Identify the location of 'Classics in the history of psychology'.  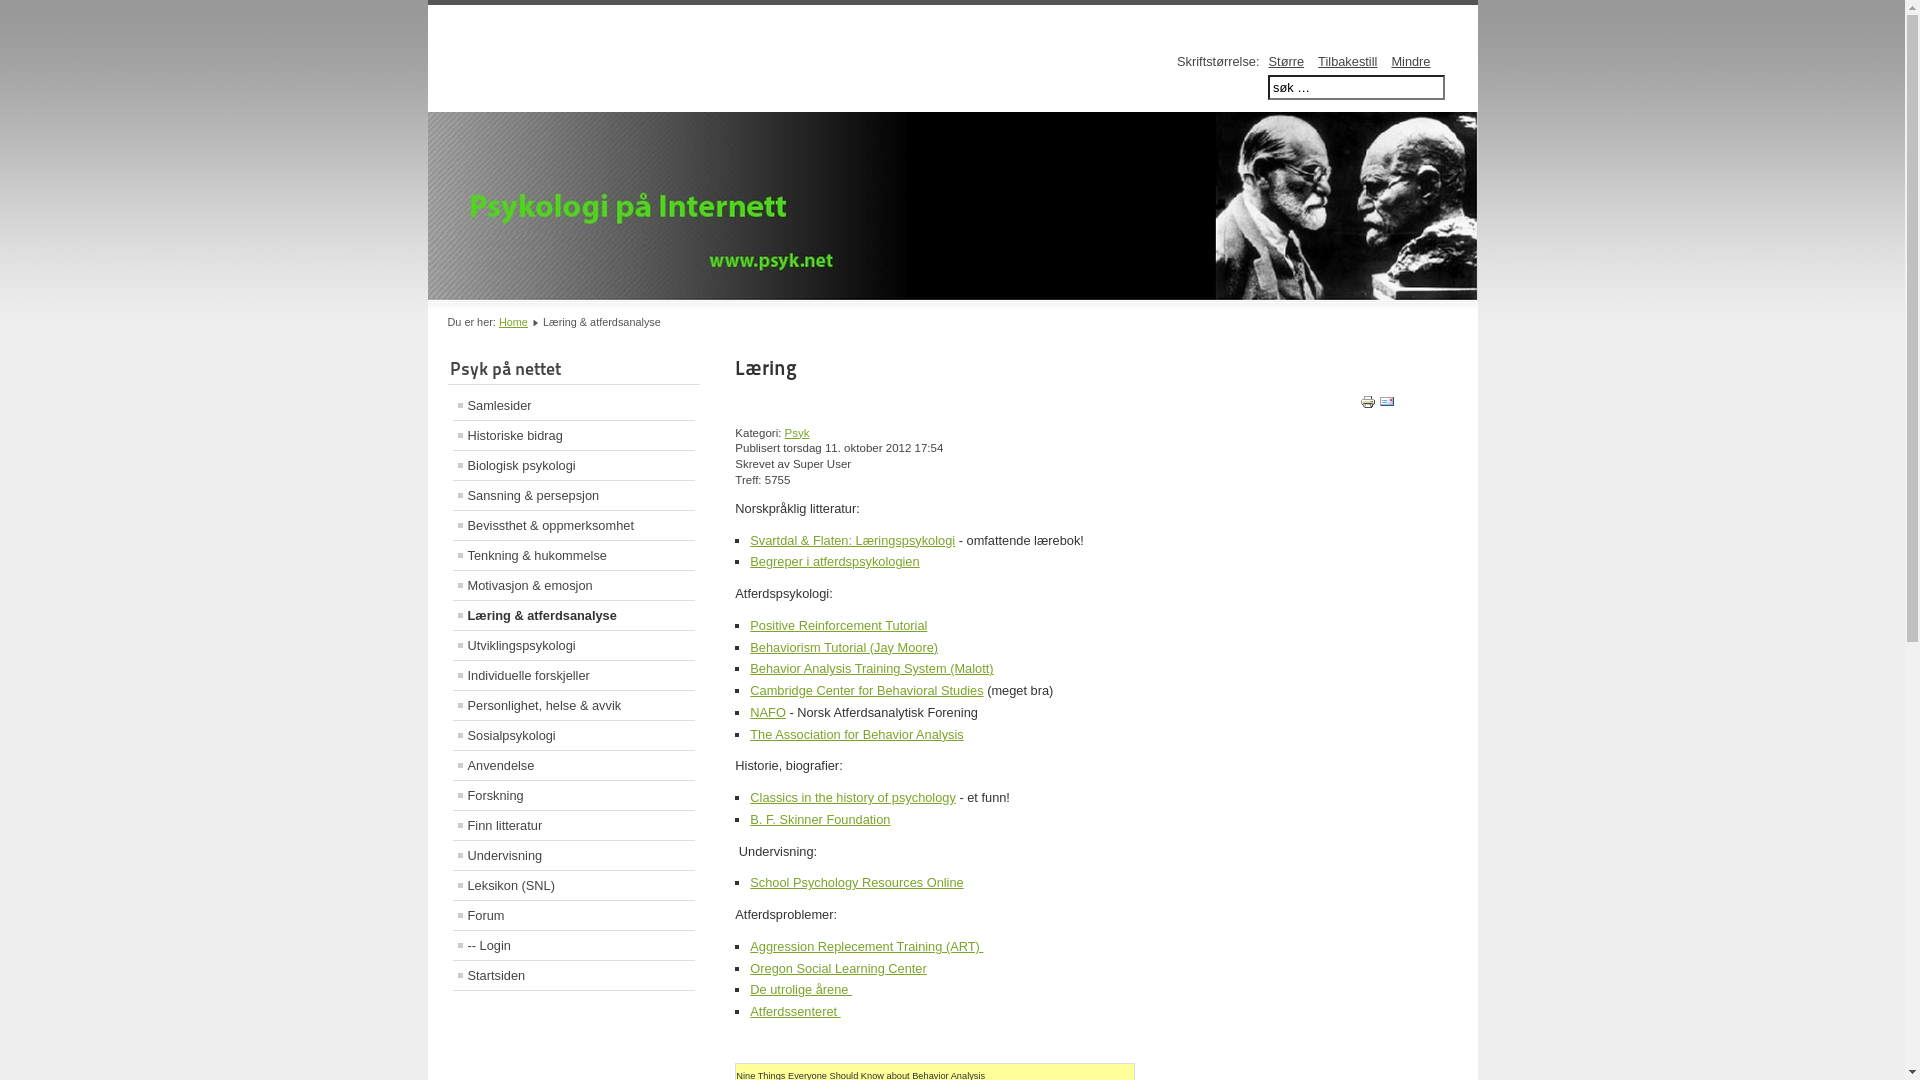
(853, 796).